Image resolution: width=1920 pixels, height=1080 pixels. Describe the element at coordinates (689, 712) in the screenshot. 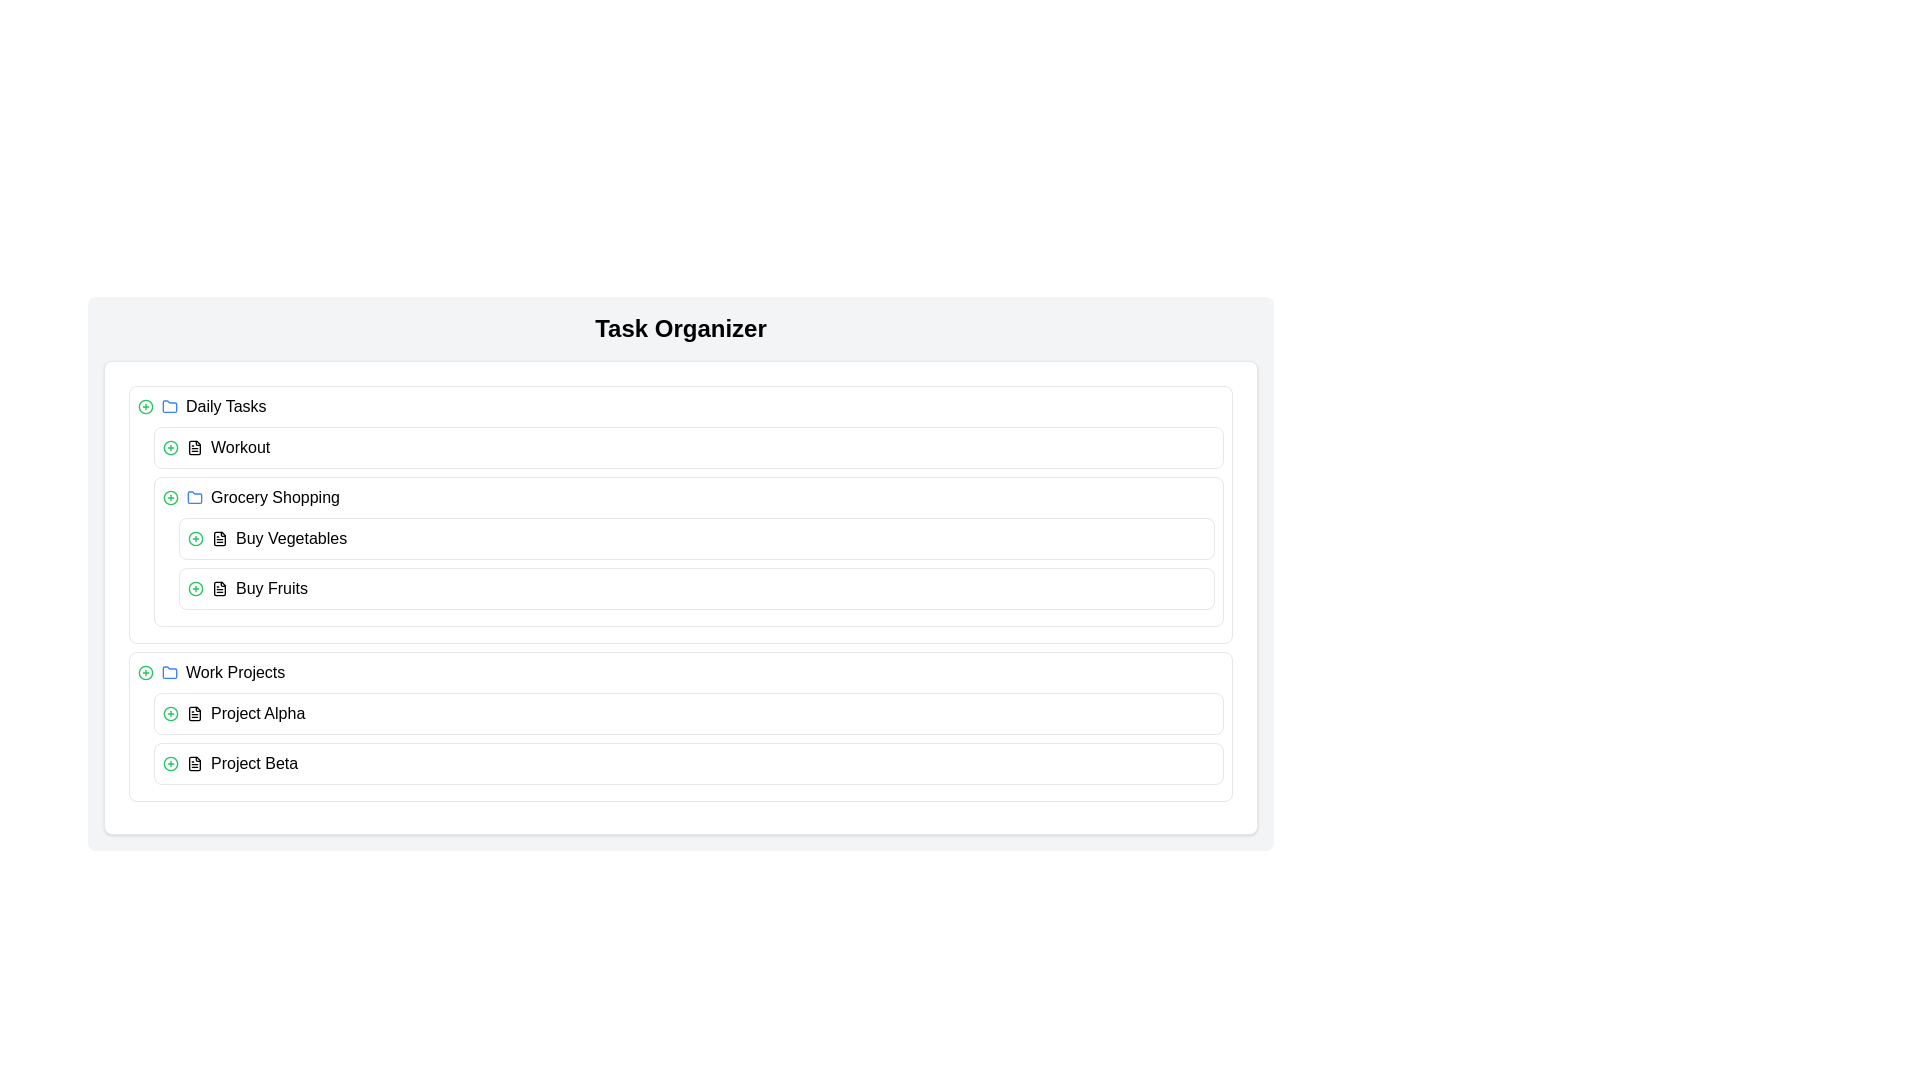

I see `the 'Project Alpha' entry in the 'Work Projects' section, which is the first item in the list` at that location.